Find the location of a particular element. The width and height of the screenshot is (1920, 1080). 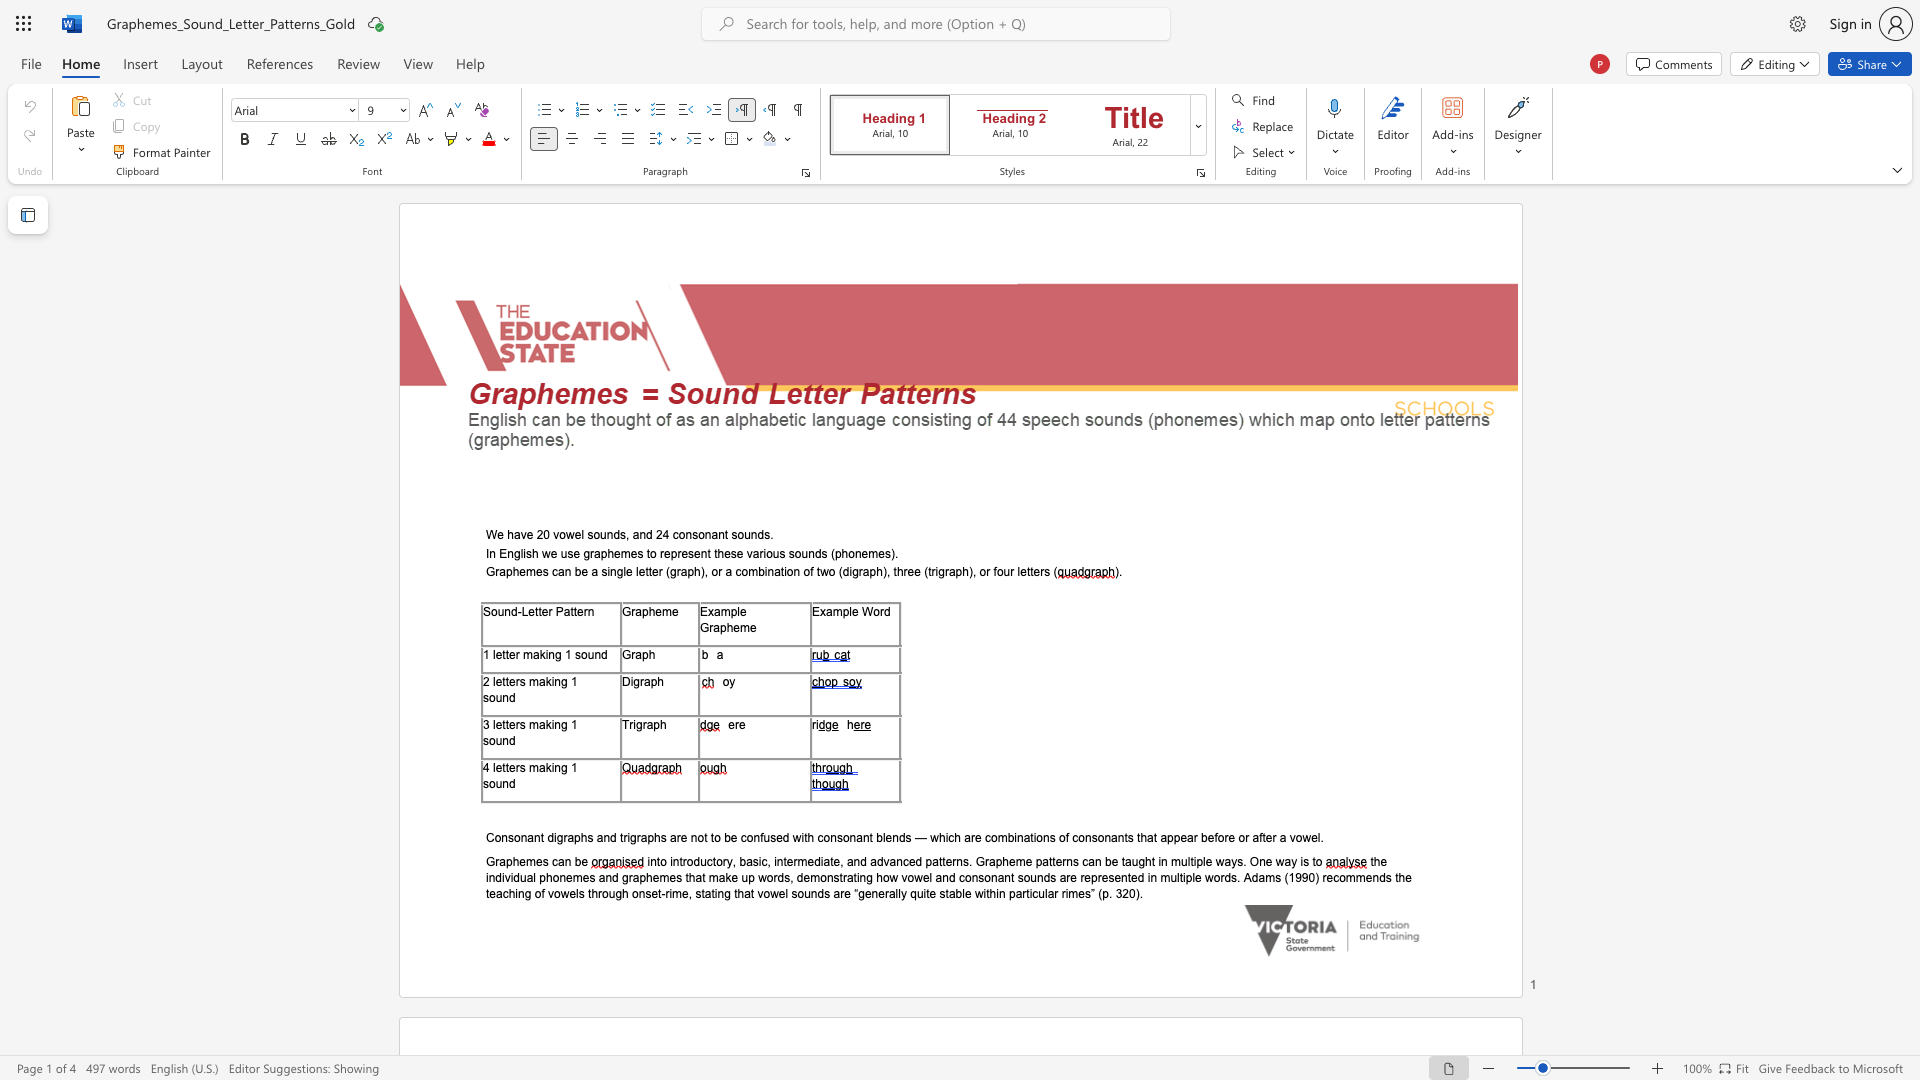

the subset text "he teaching of vowels t" within the text "how vowel and consonant sounds are represented in multiple words. Adams (1990) recommends the teaching of vowels through onset-rime," is located at coordinates (1397, 876).